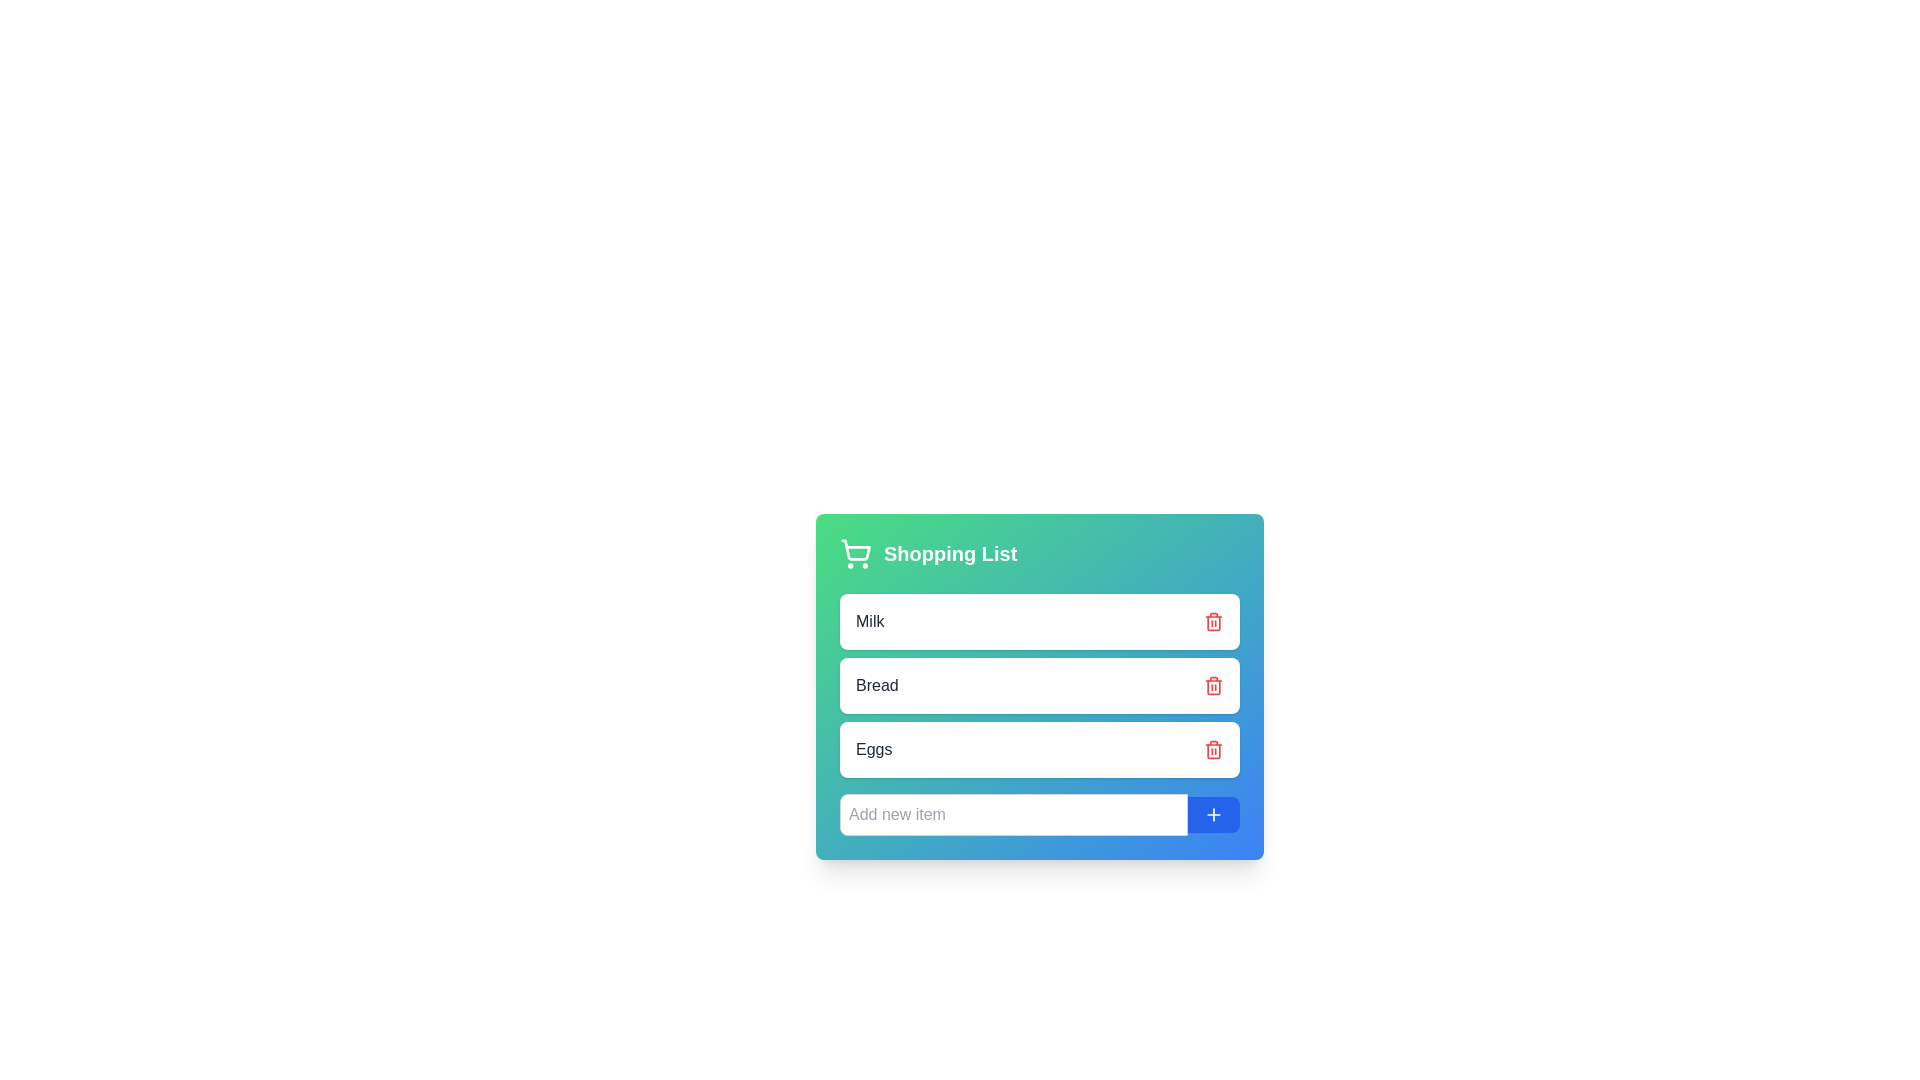  I want to click on text label displaying the word 'Eggs' located in the third card of the shopping list interface, which is a gray sans-serif font inside a white rounded card, so click(874, 749).